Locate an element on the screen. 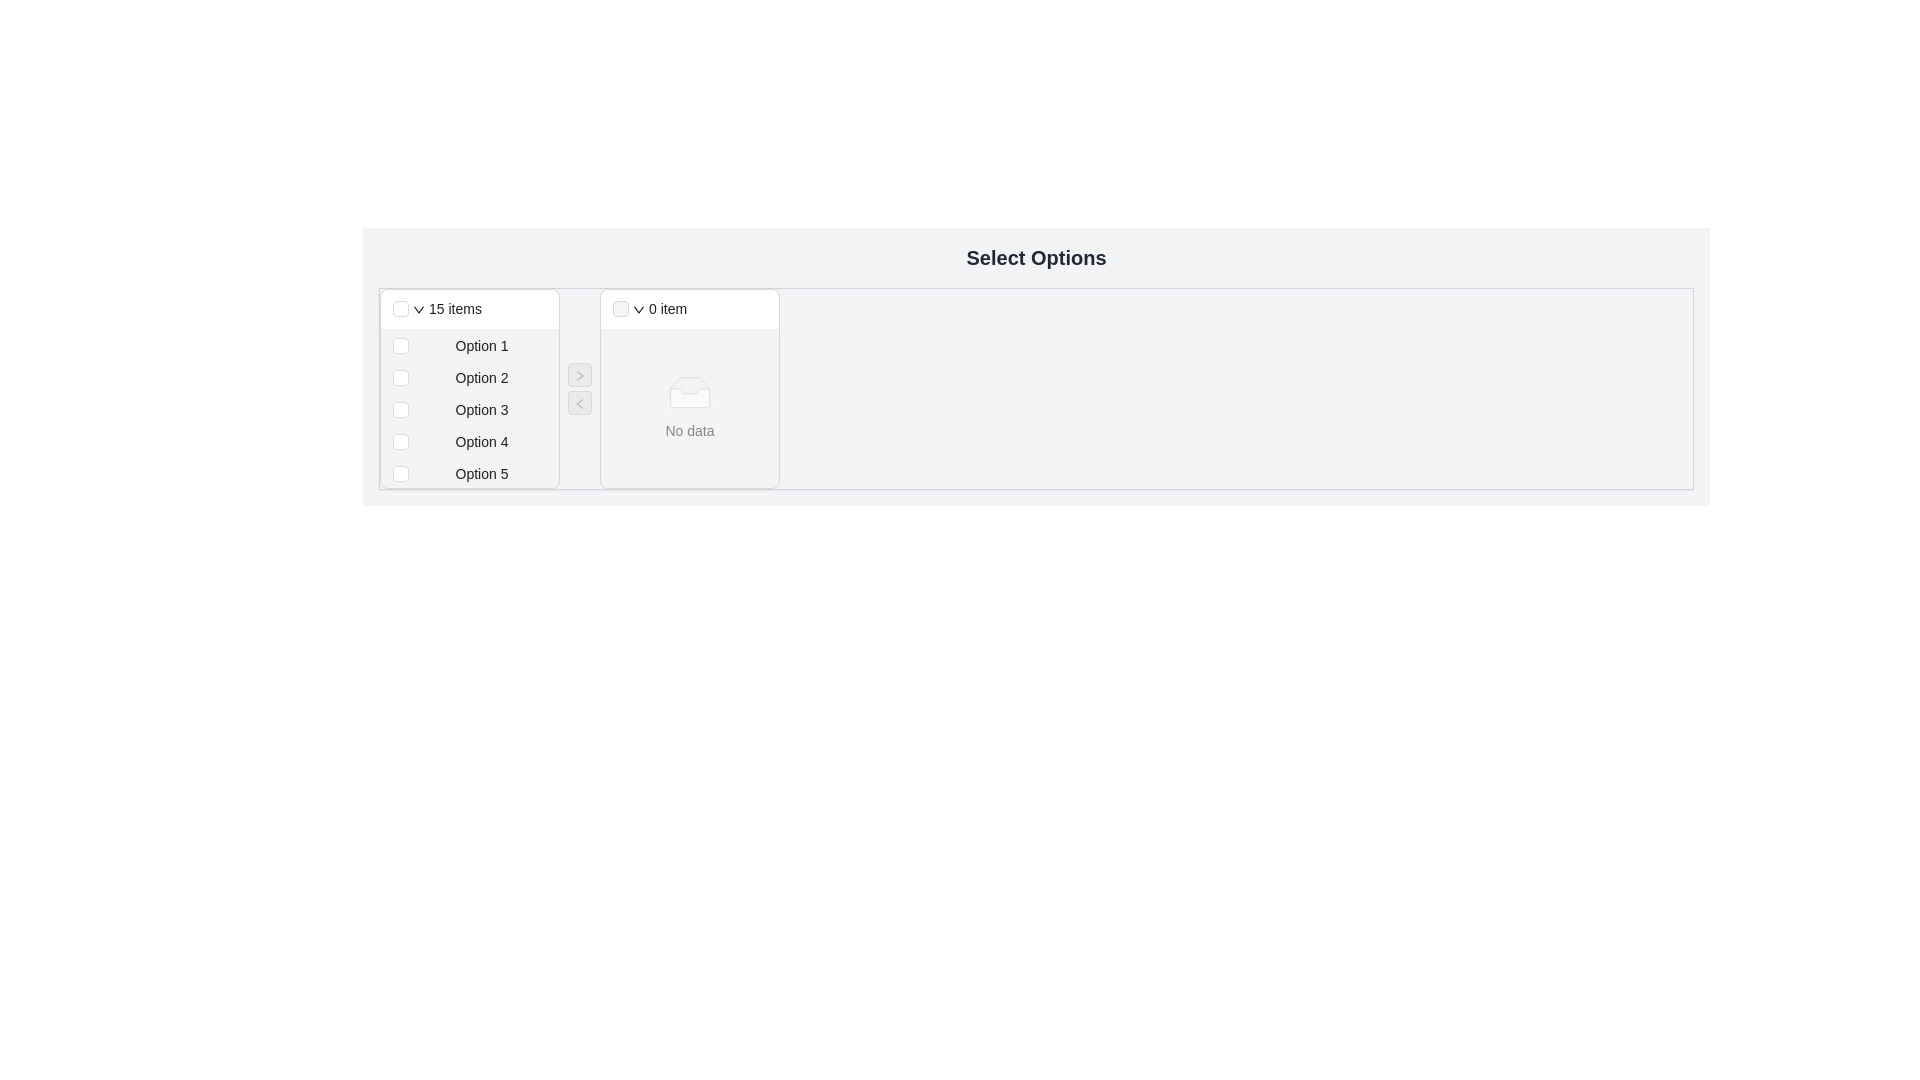  the checkbox associated with 'Option 3' is located at coordinates (400, 408).